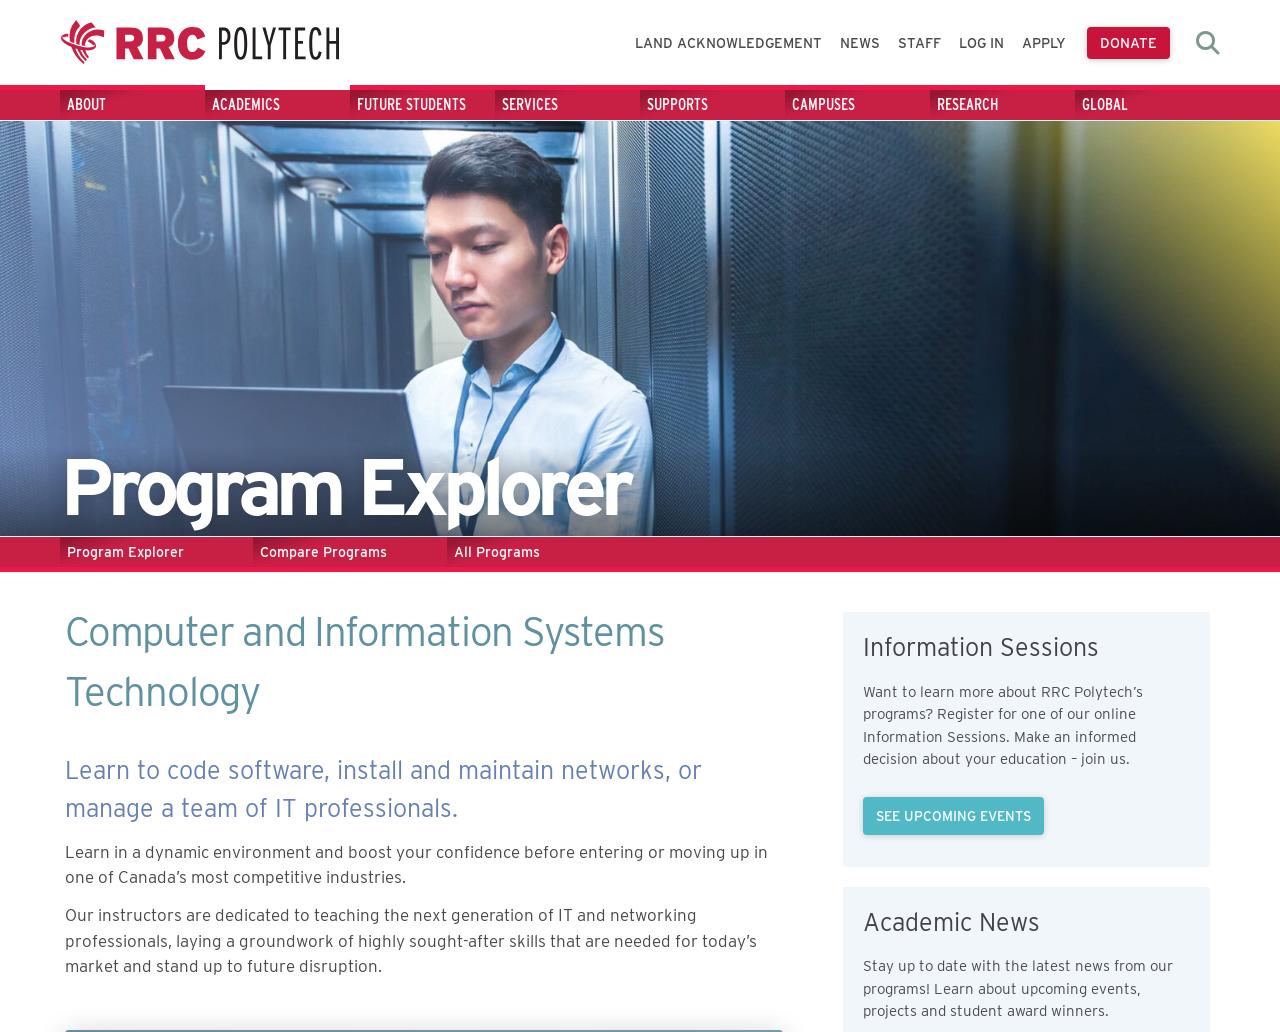  I want to click on 'See Upcoming Events', so click(952, 816).